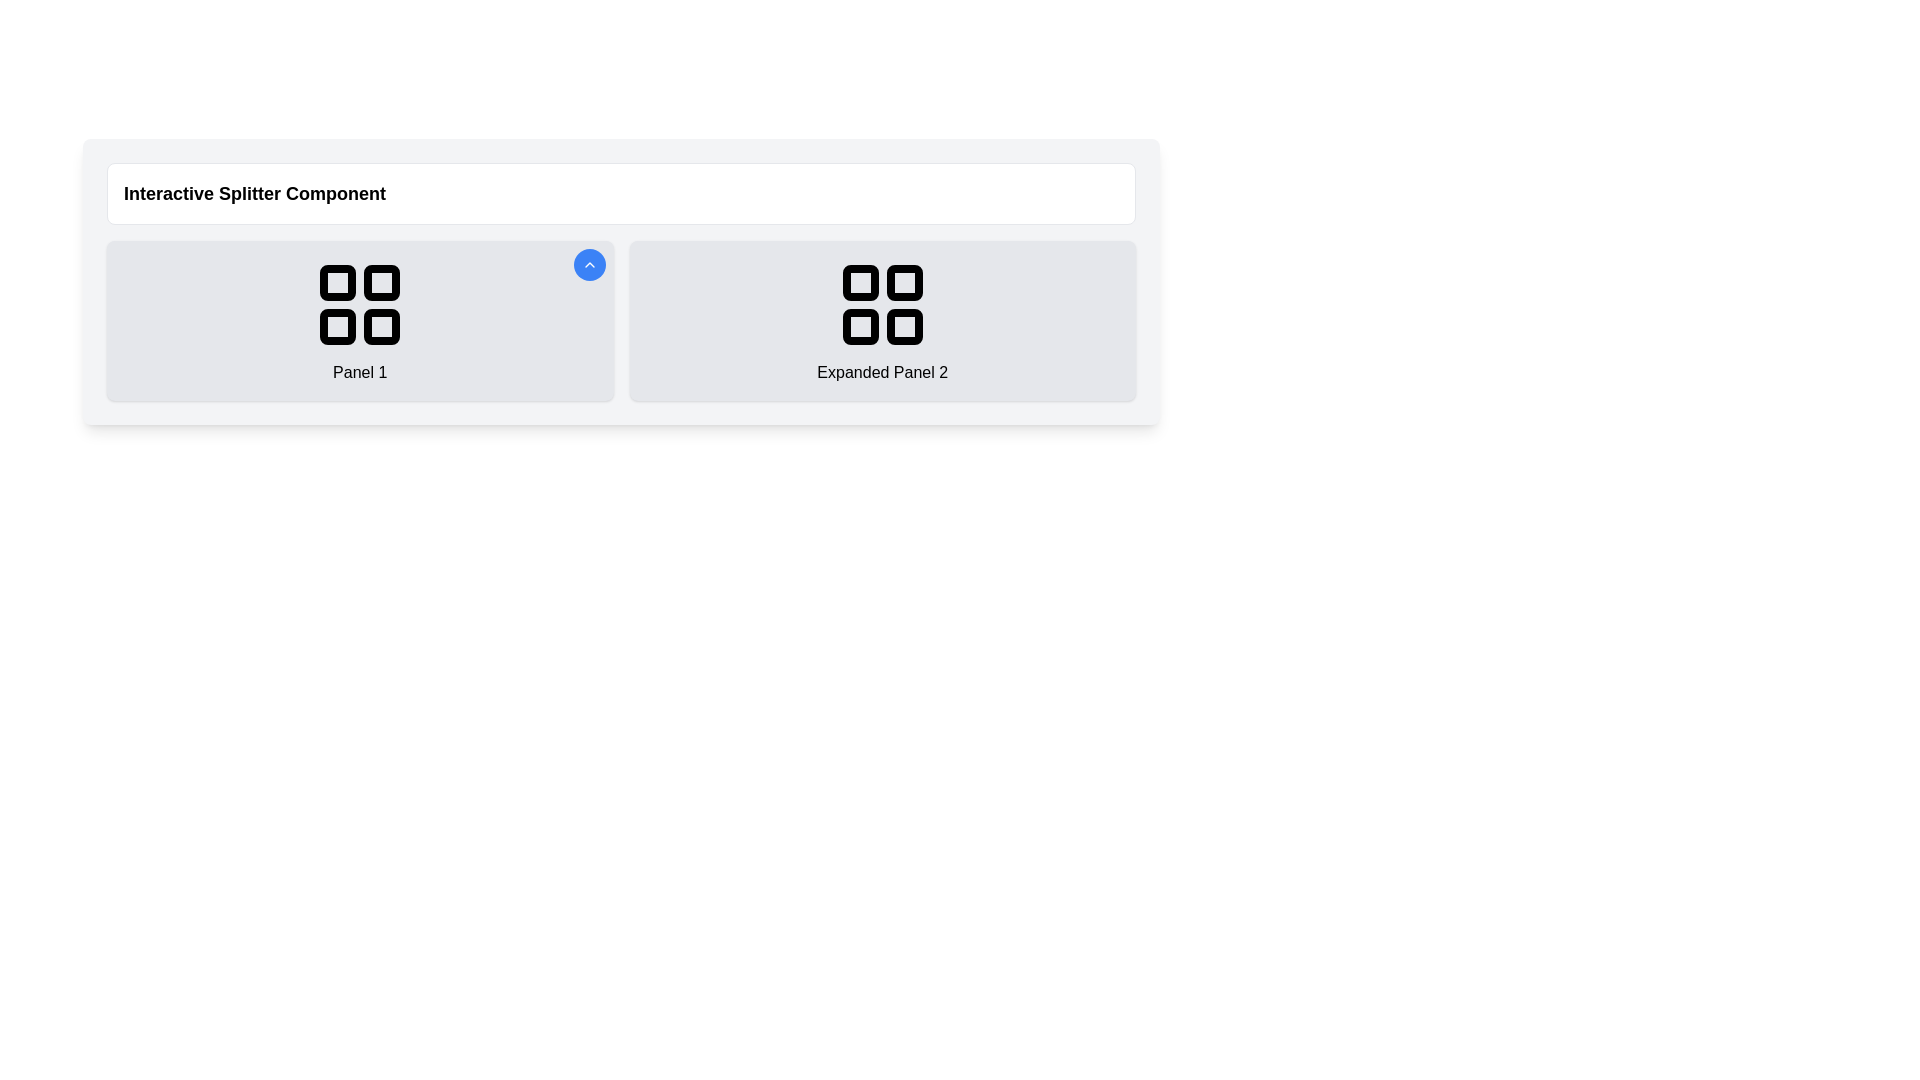  Describe the element at coordinates (588, 264) in the screenshot. I see `the circular button with a blue background and white chevron icon located in the top-right corner of 'Panel 1'` at that location.